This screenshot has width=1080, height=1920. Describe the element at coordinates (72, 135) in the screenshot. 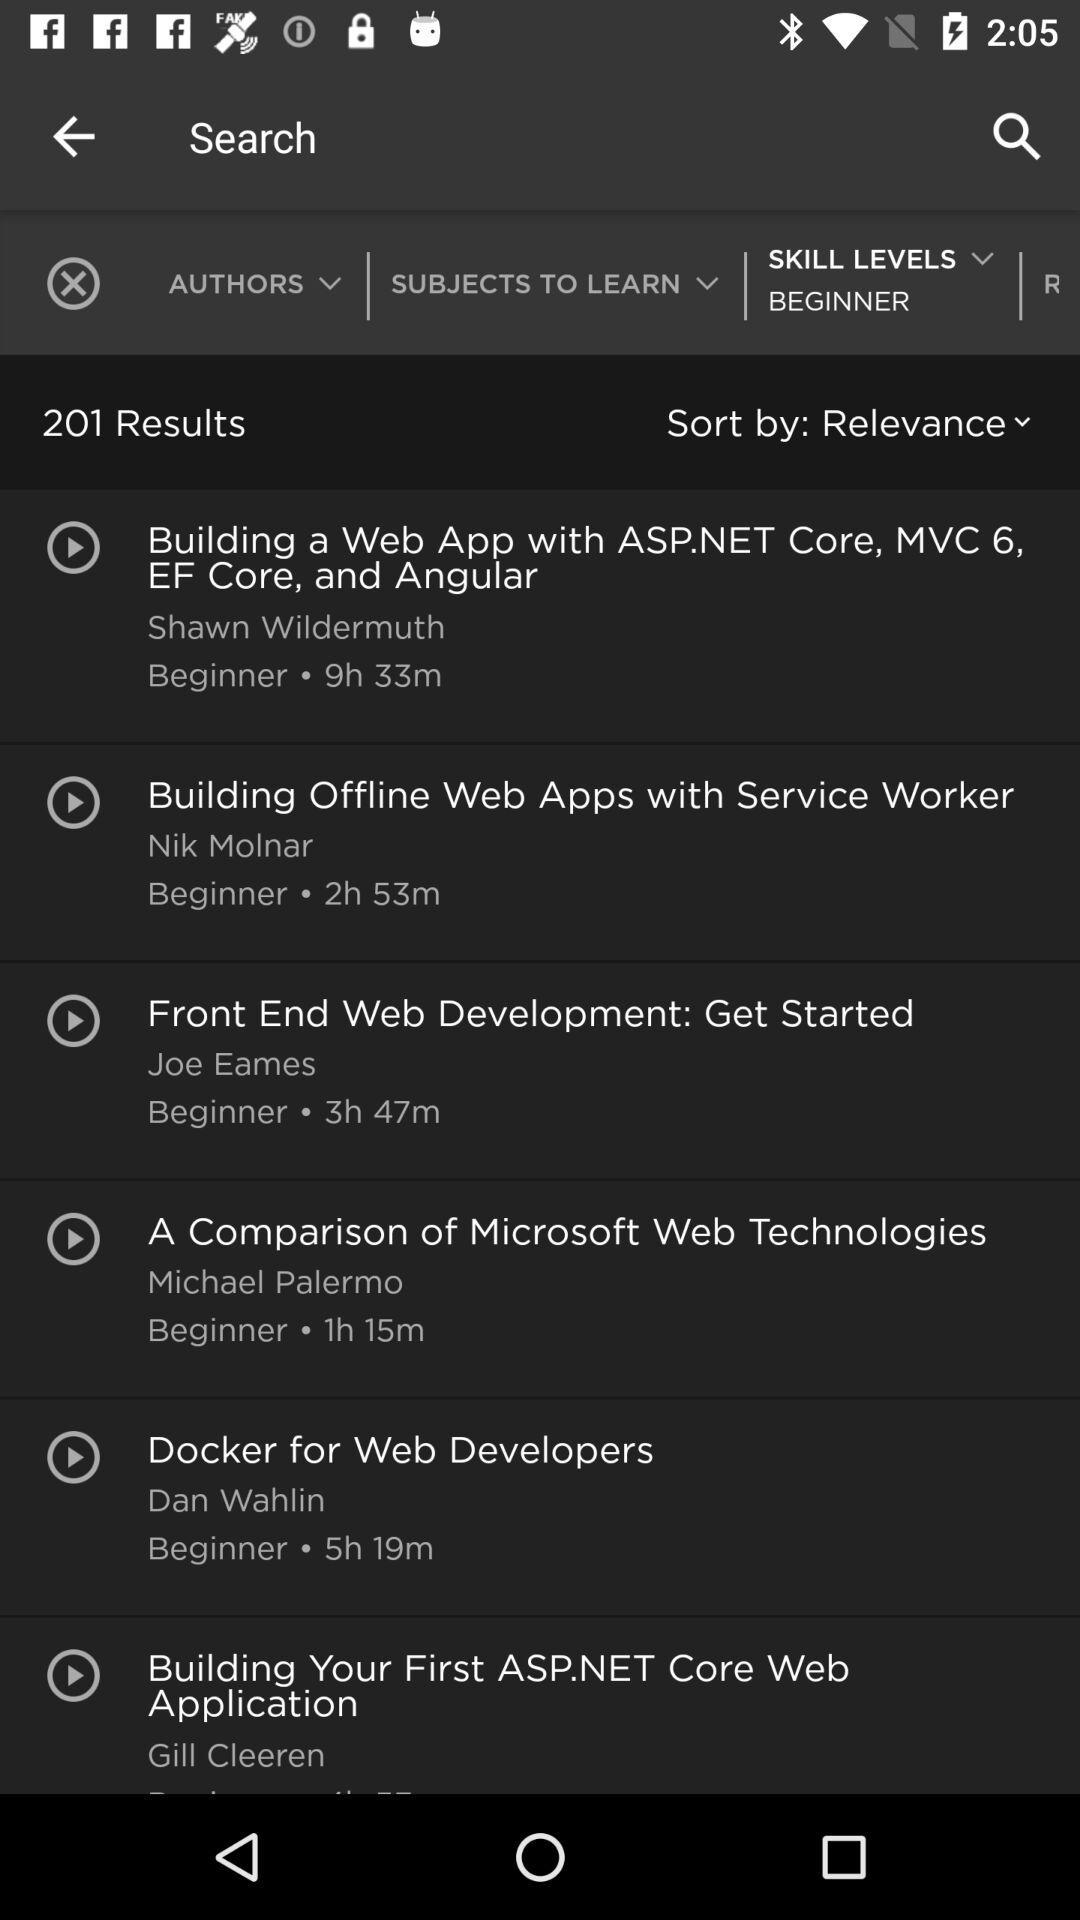

I see `the item next to search` at that location.